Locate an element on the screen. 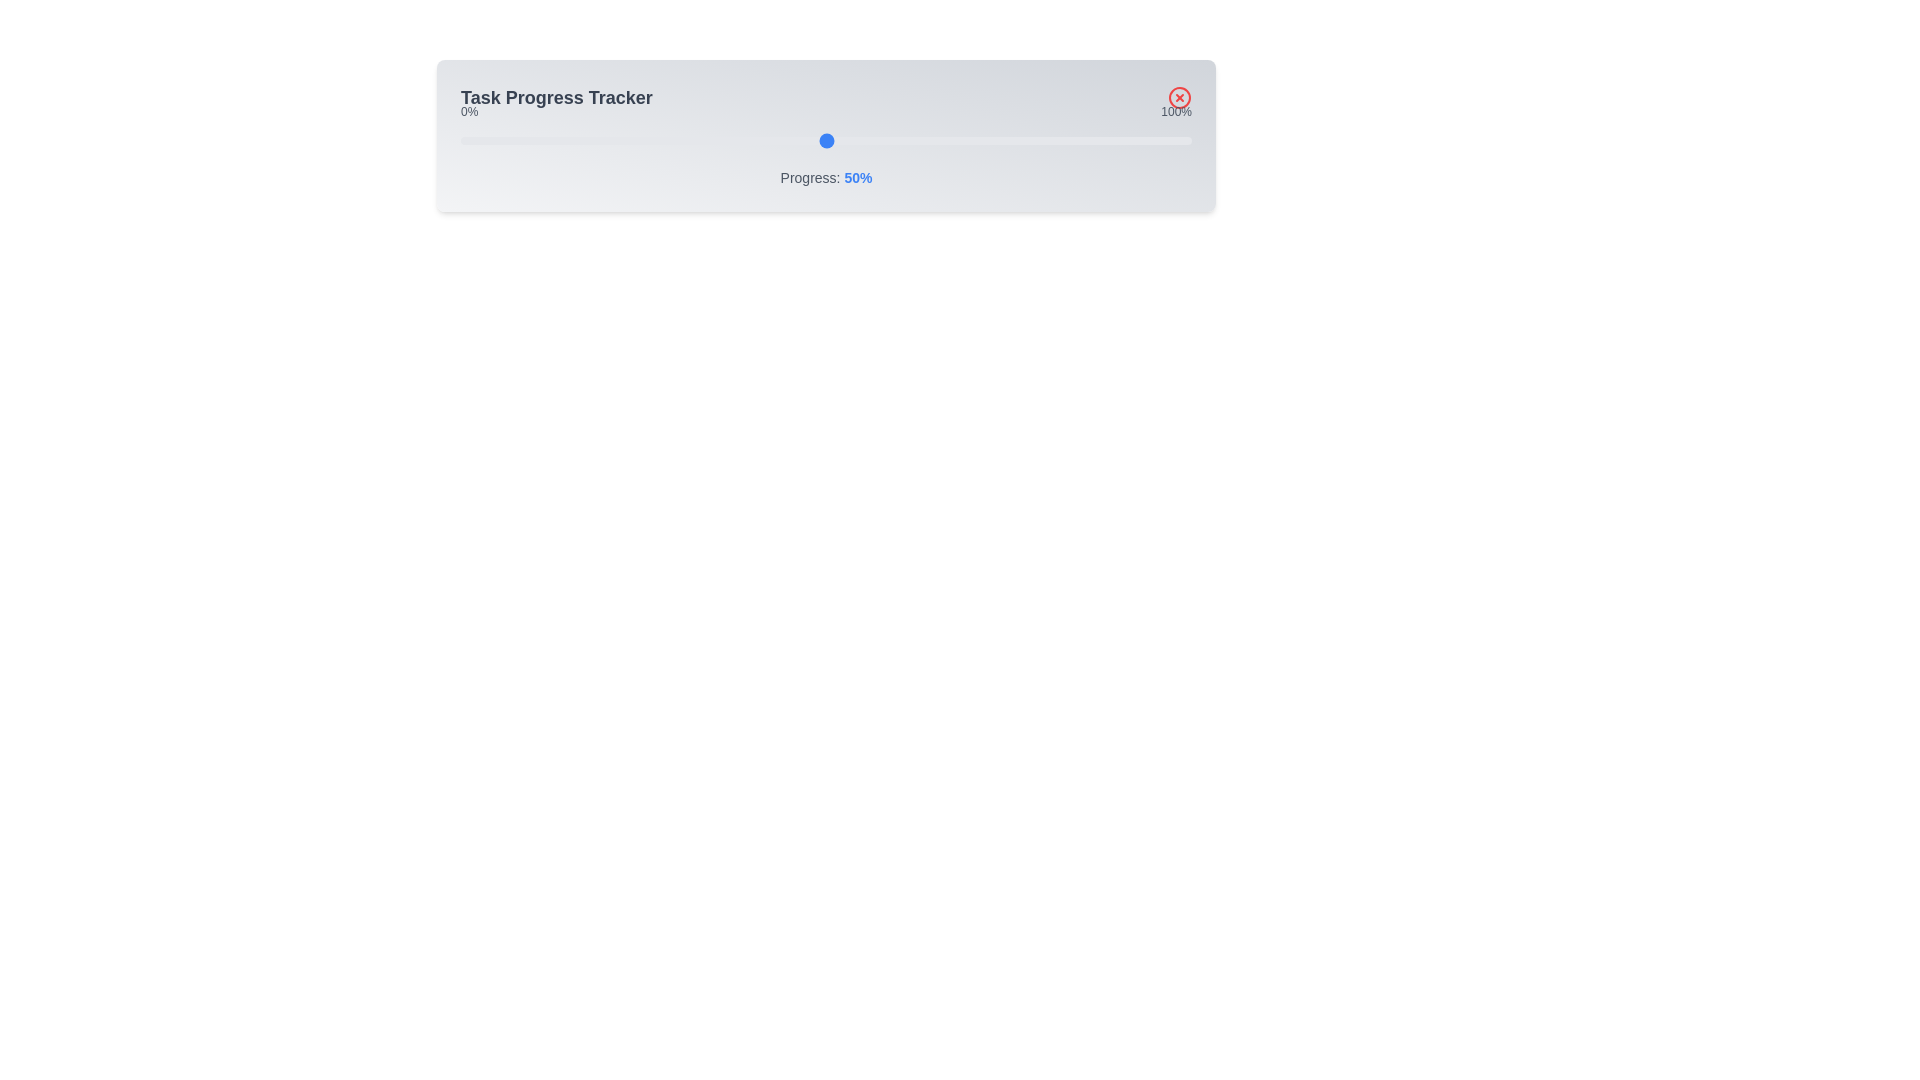 The image size is (1920, 1080). the progress is located at coordinates (490, 140).